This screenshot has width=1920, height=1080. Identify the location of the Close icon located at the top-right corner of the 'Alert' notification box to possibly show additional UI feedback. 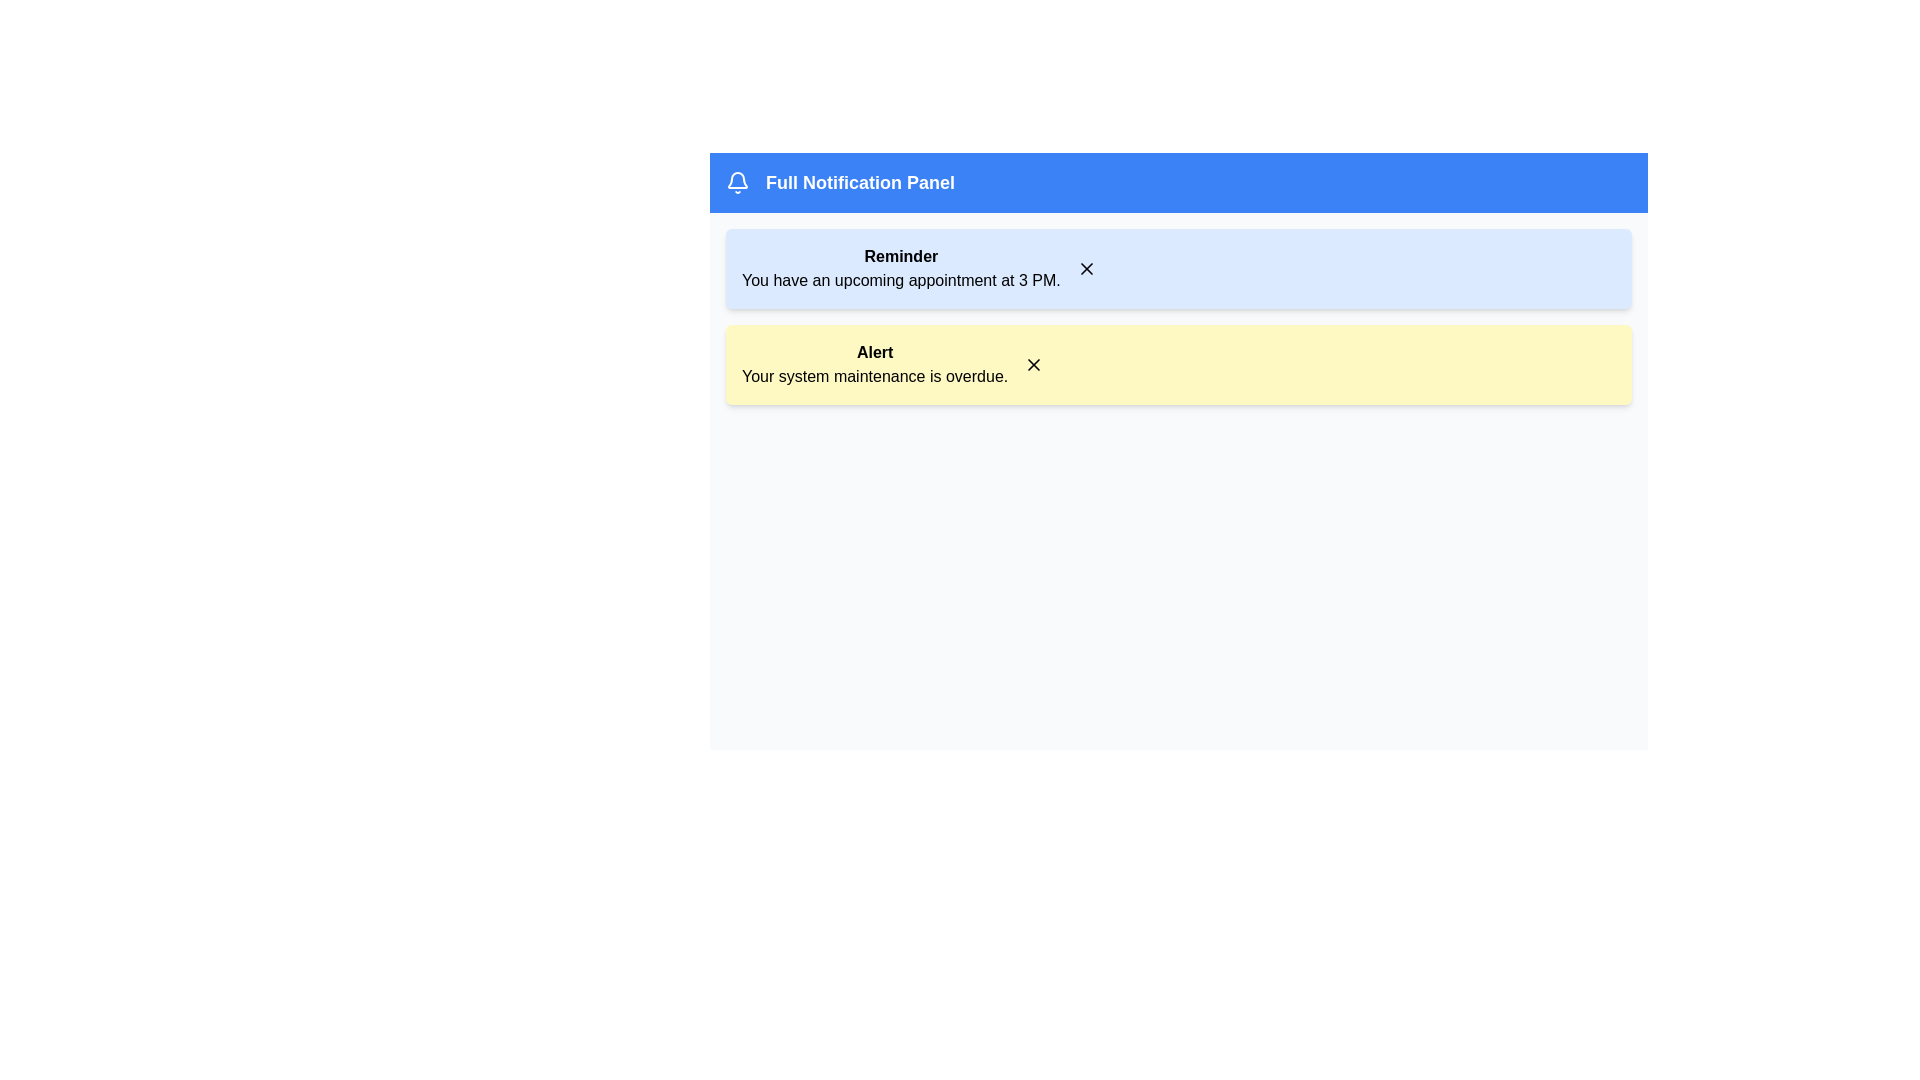
(1085, 268).